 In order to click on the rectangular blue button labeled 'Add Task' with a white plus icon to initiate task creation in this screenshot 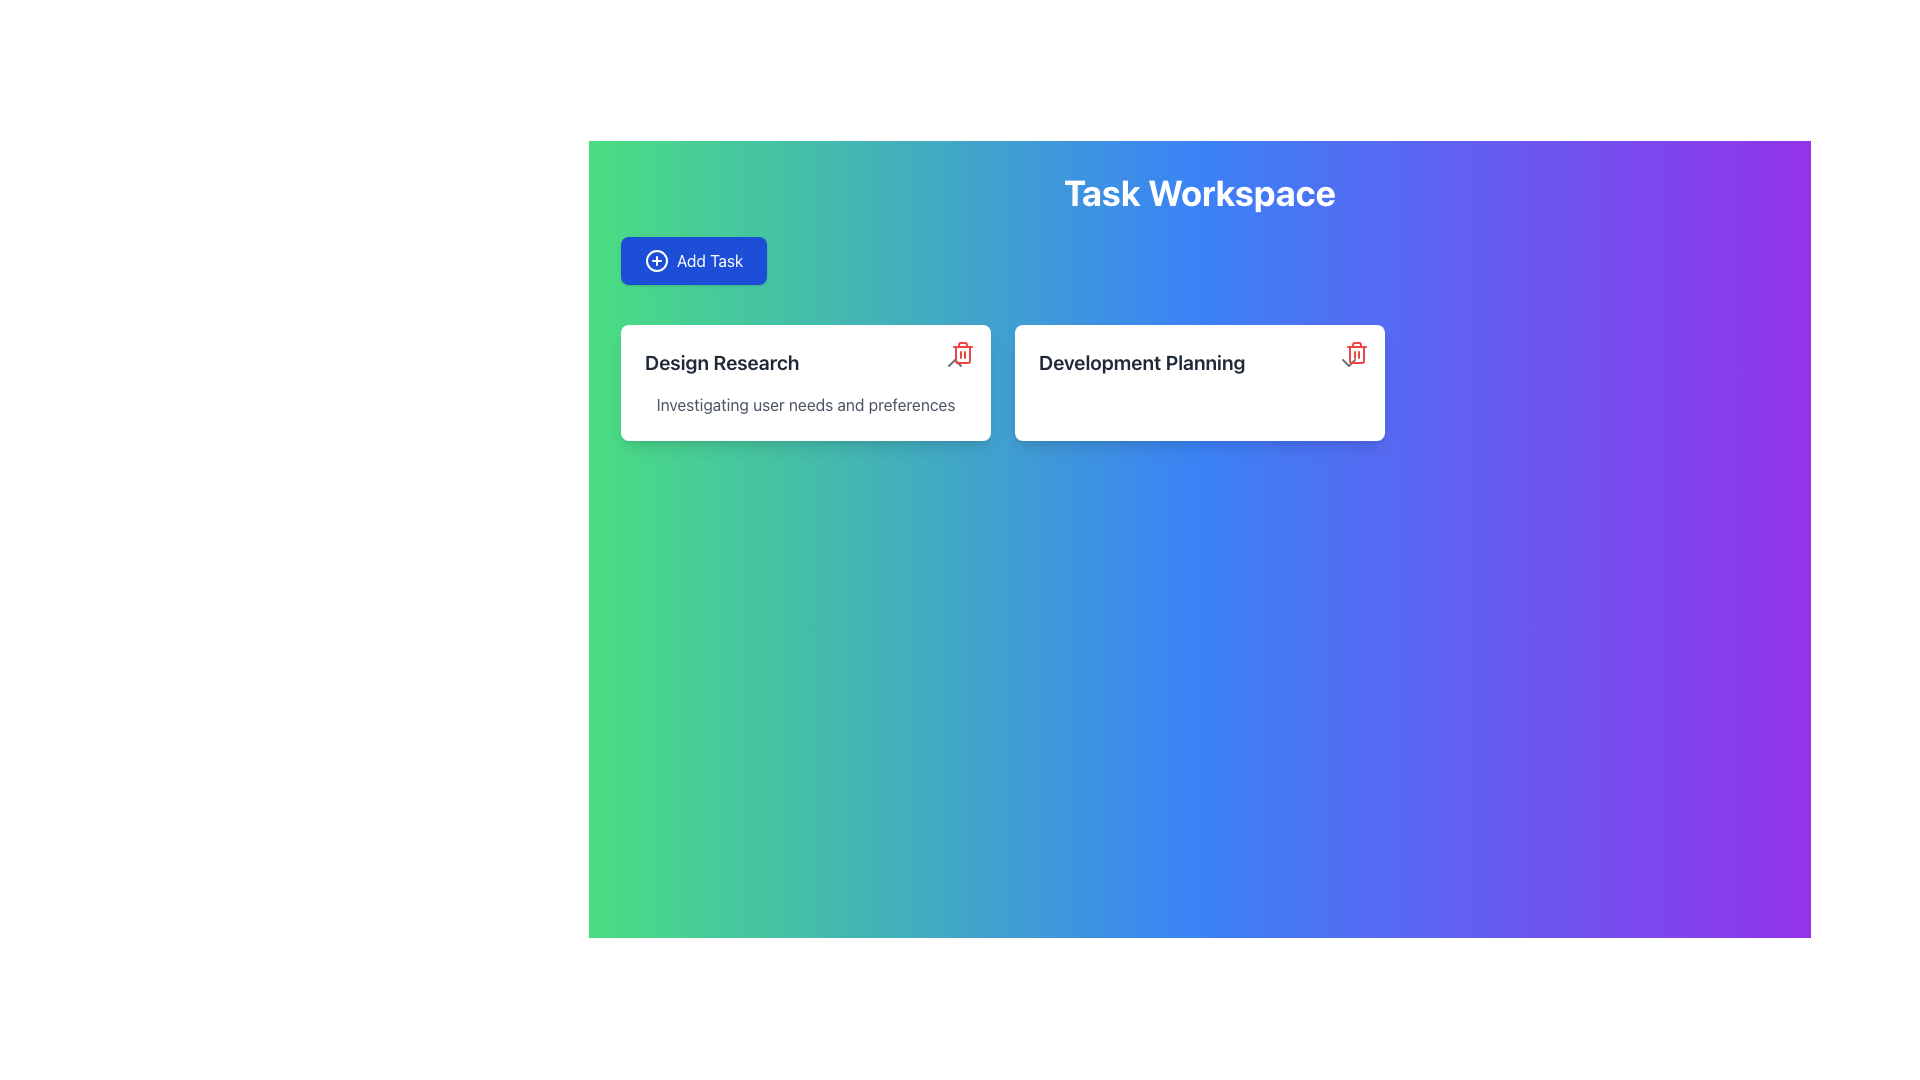, I will do `click(694, 260)`.